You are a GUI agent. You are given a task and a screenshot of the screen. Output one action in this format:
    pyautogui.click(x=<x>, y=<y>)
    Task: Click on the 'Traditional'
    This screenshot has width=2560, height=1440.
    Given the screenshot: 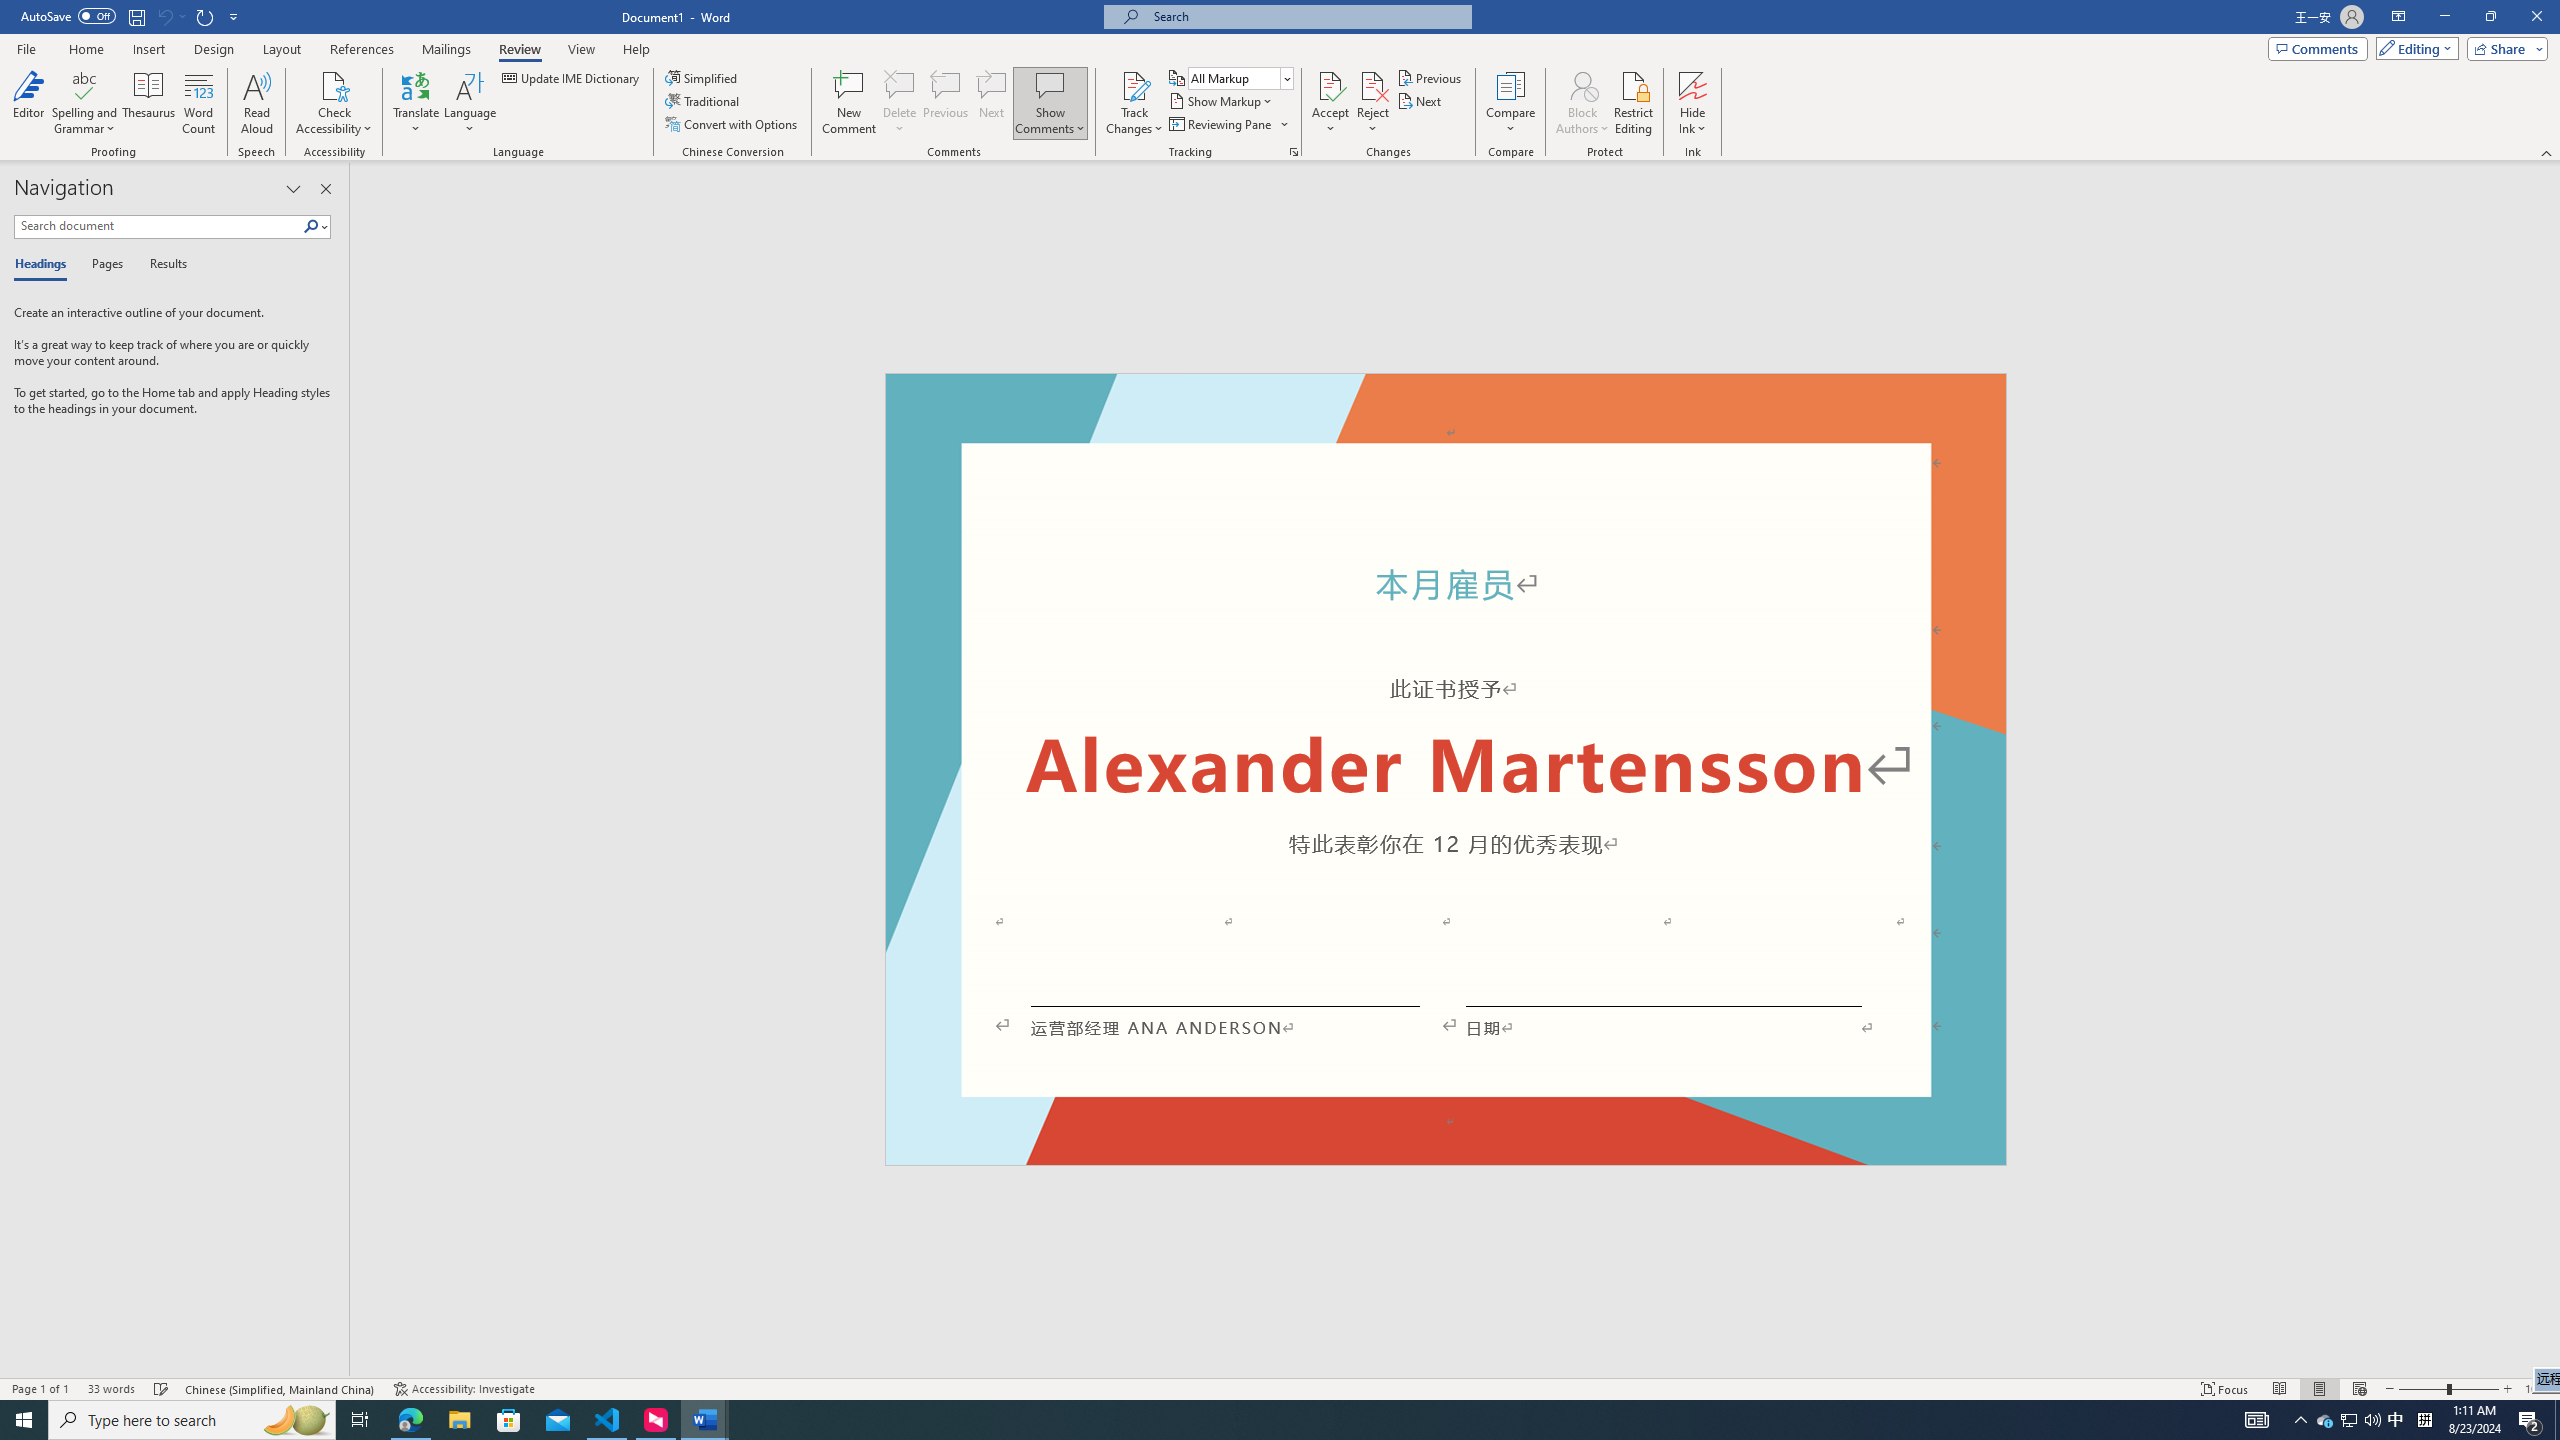 What is the action you would take?
    pyautogui.click(x=704, y=99)
    